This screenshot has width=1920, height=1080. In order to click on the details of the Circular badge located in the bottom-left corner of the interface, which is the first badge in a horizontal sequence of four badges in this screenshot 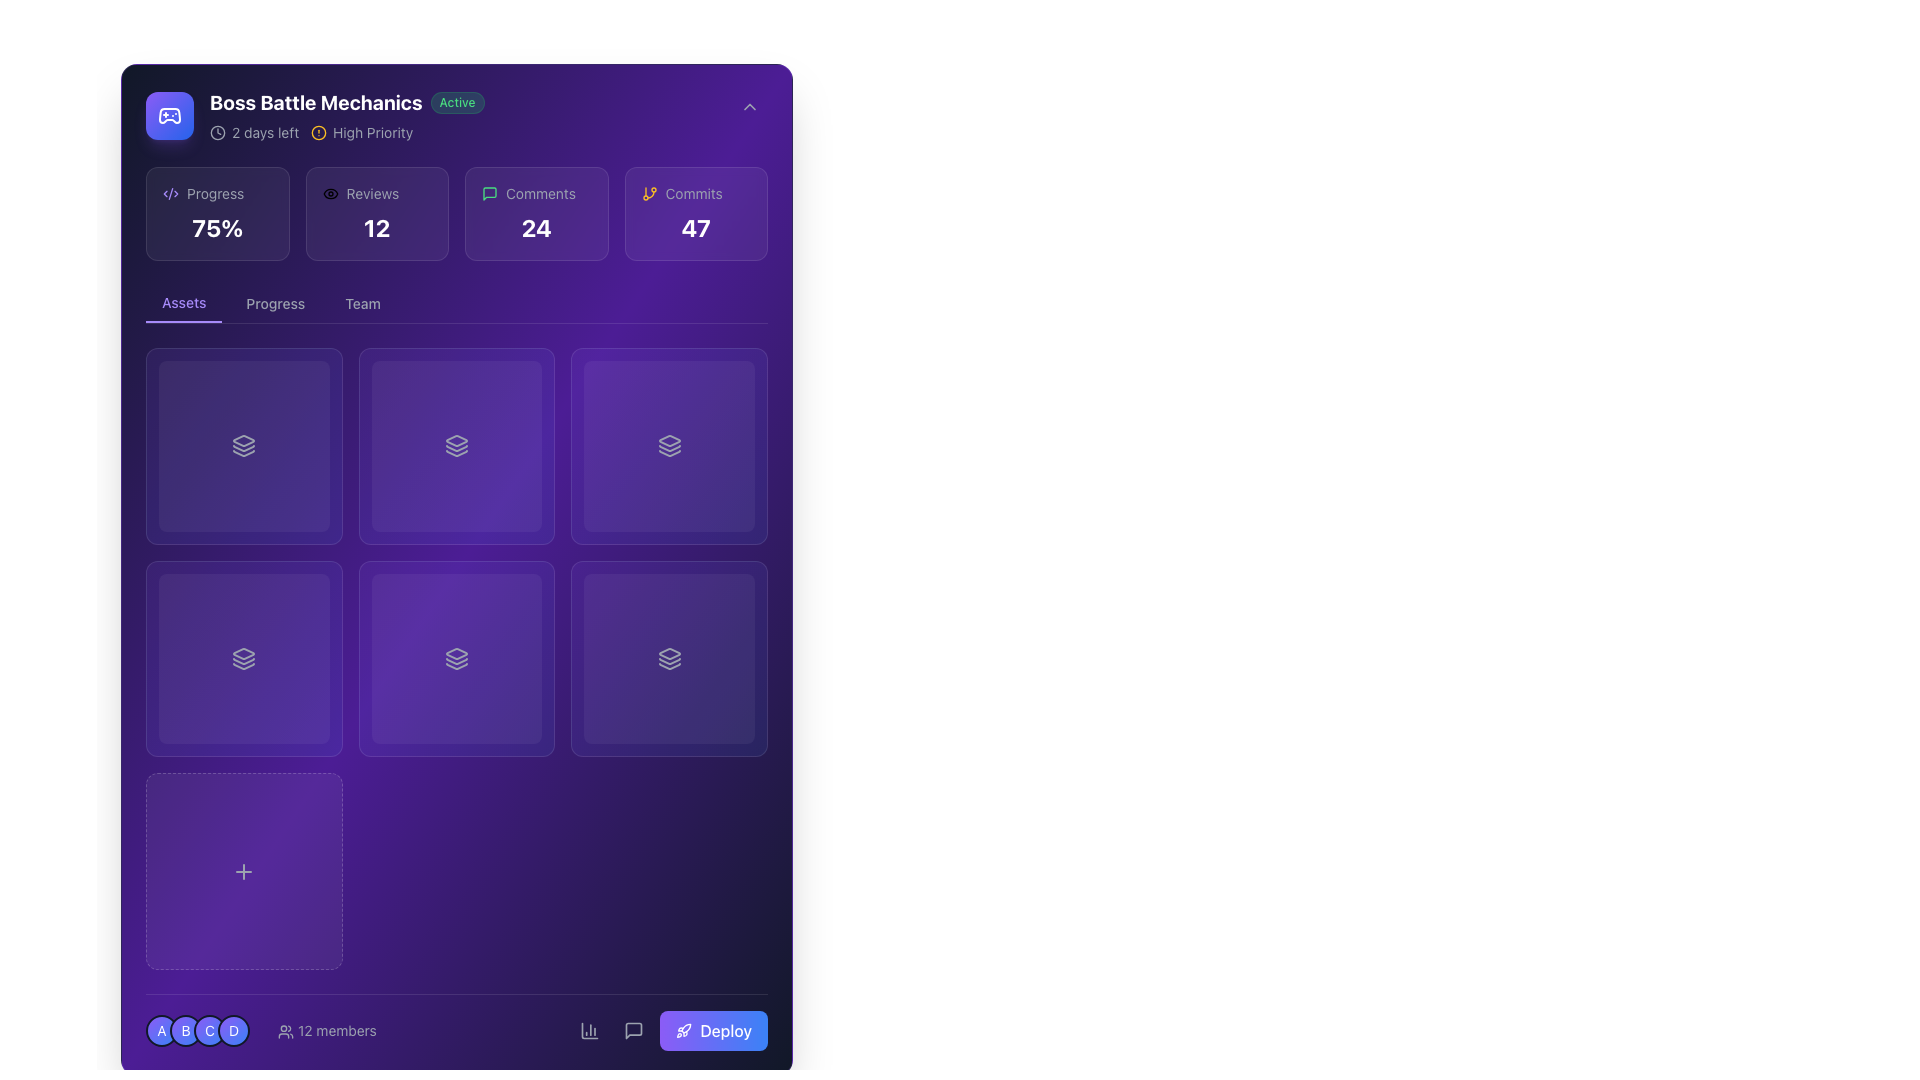, I will do `click(162, 1030)`.